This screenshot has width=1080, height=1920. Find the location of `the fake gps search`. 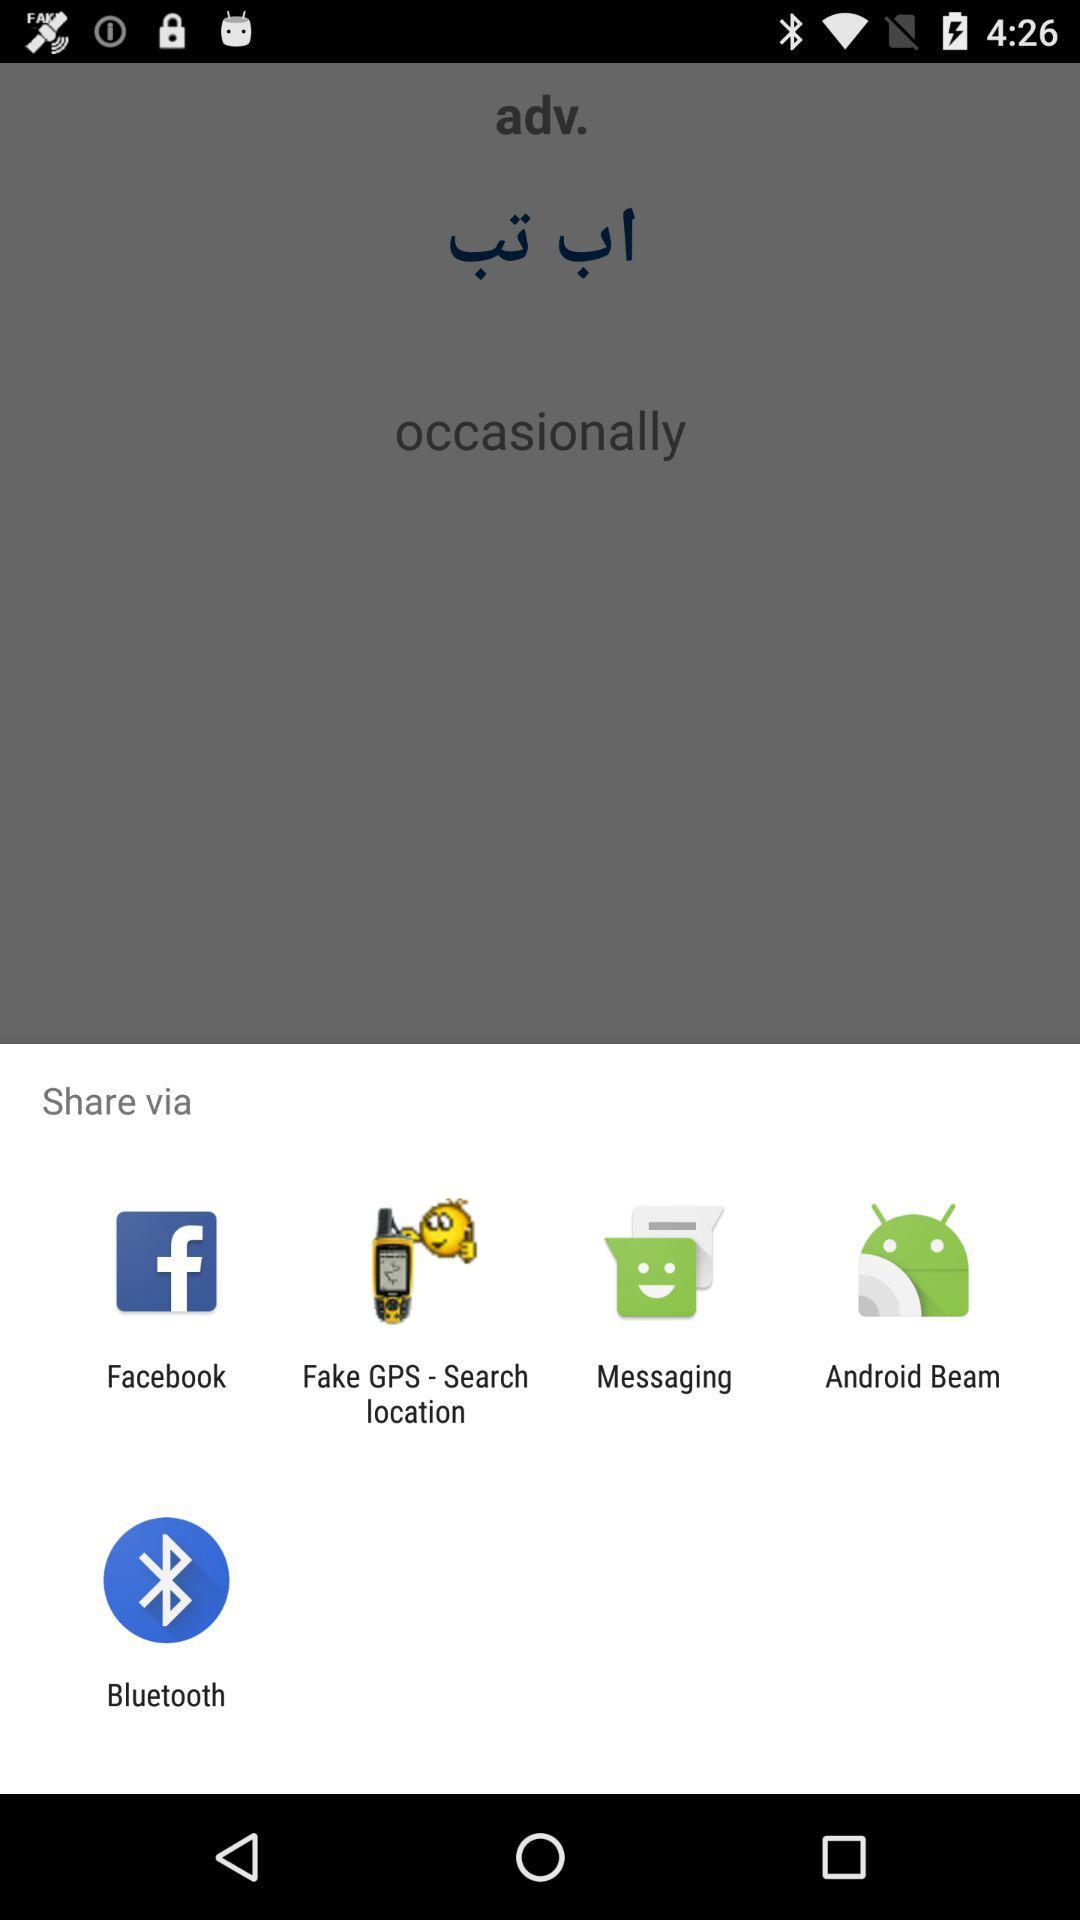

the fake gps search is located at coordinates (414, 1392).